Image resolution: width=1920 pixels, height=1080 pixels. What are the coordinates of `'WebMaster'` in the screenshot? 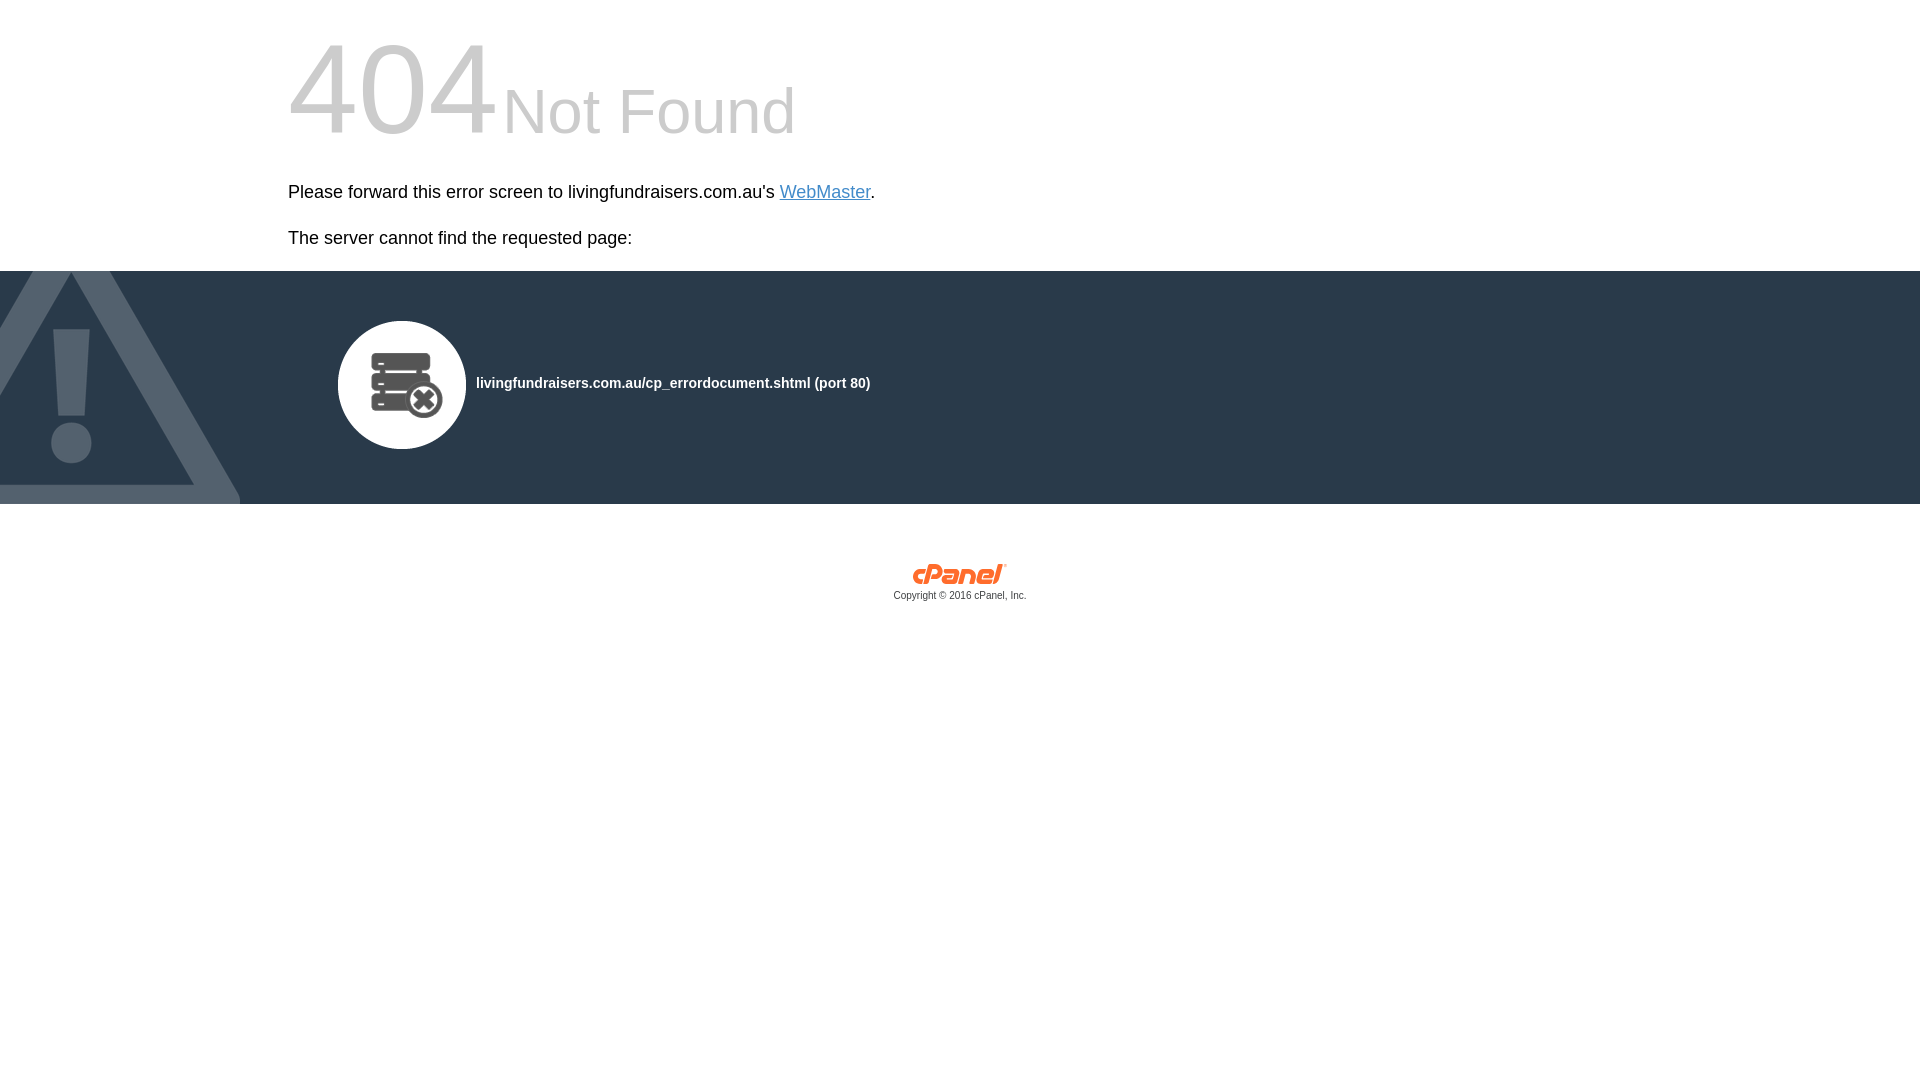 It's located at (825, 192).